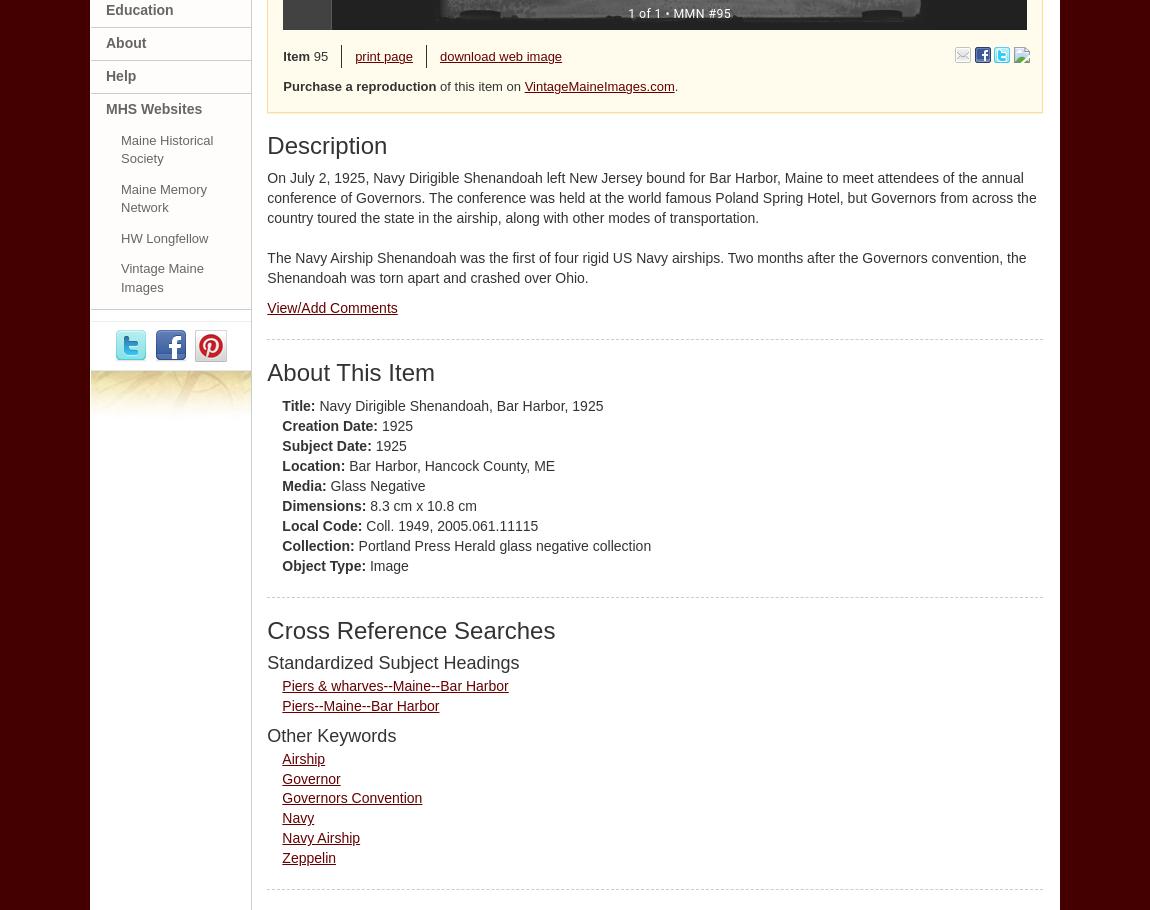  Describe the element at coordinates (392, 661) in the screenshot. I see `'Standardized Subject Headings'` at that location.